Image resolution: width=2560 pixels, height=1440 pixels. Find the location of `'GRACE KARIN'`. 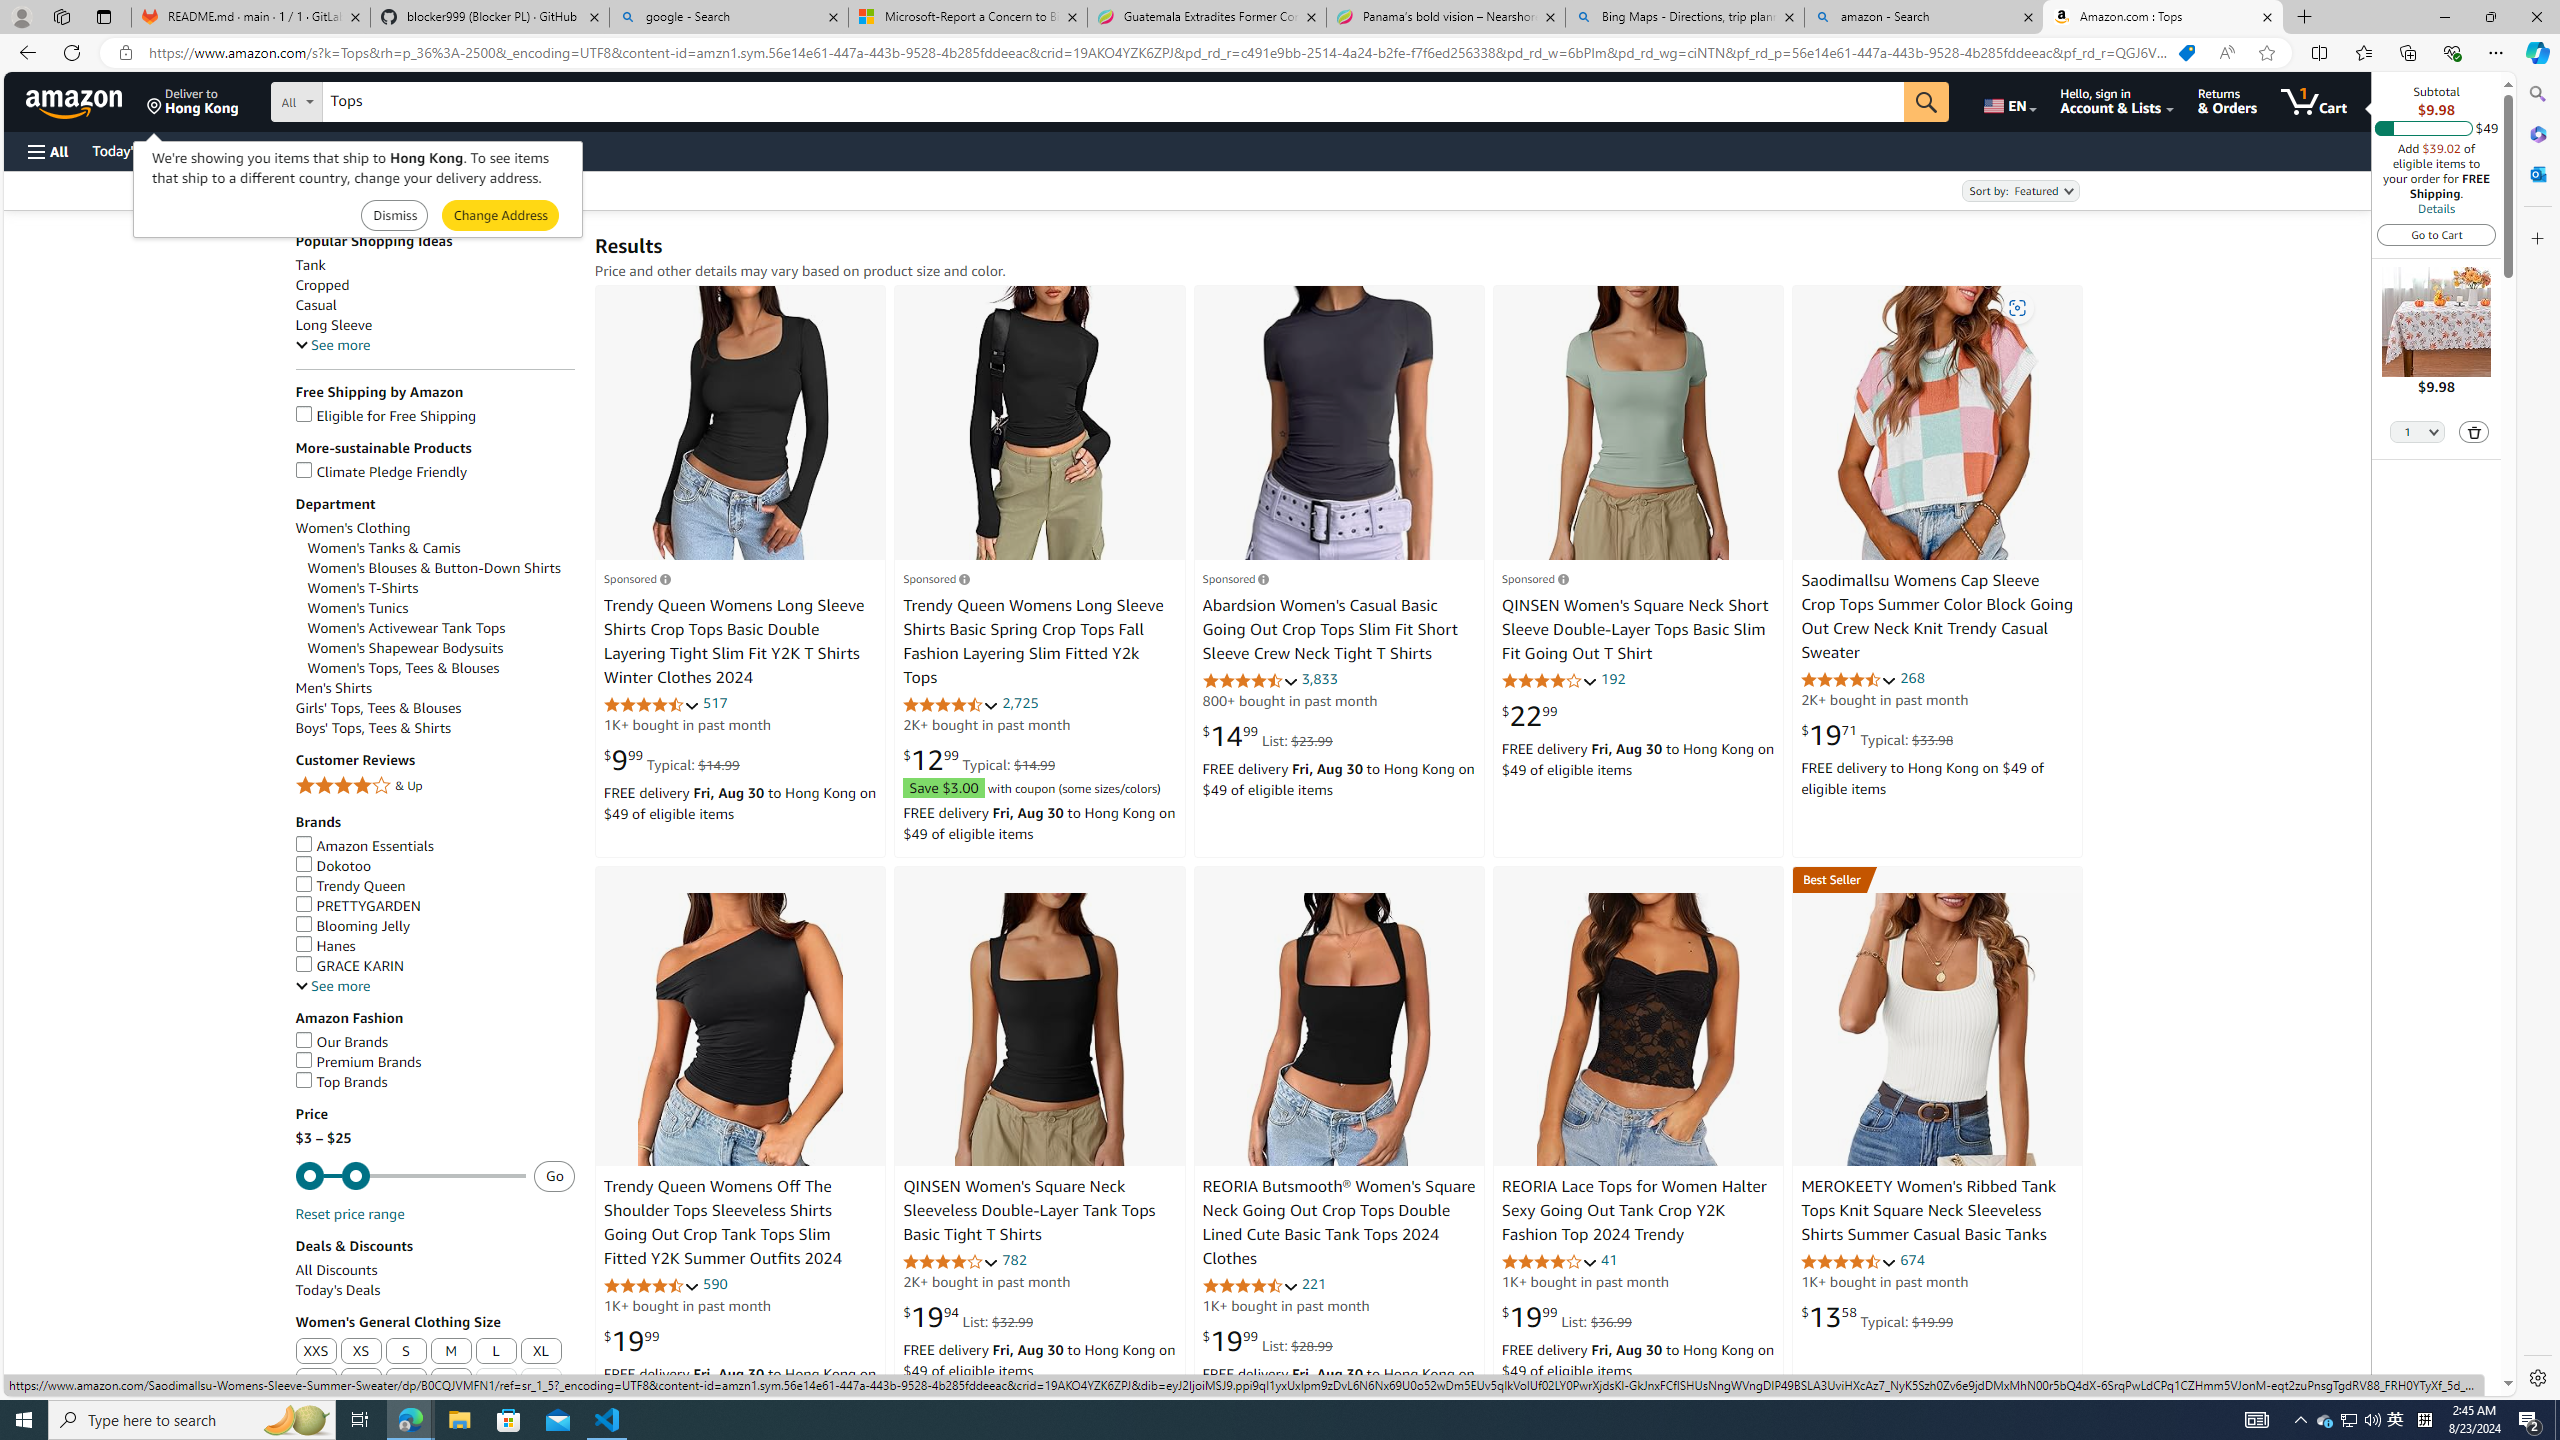

'GRACE KARIN' is located at coordinates (348, 965).